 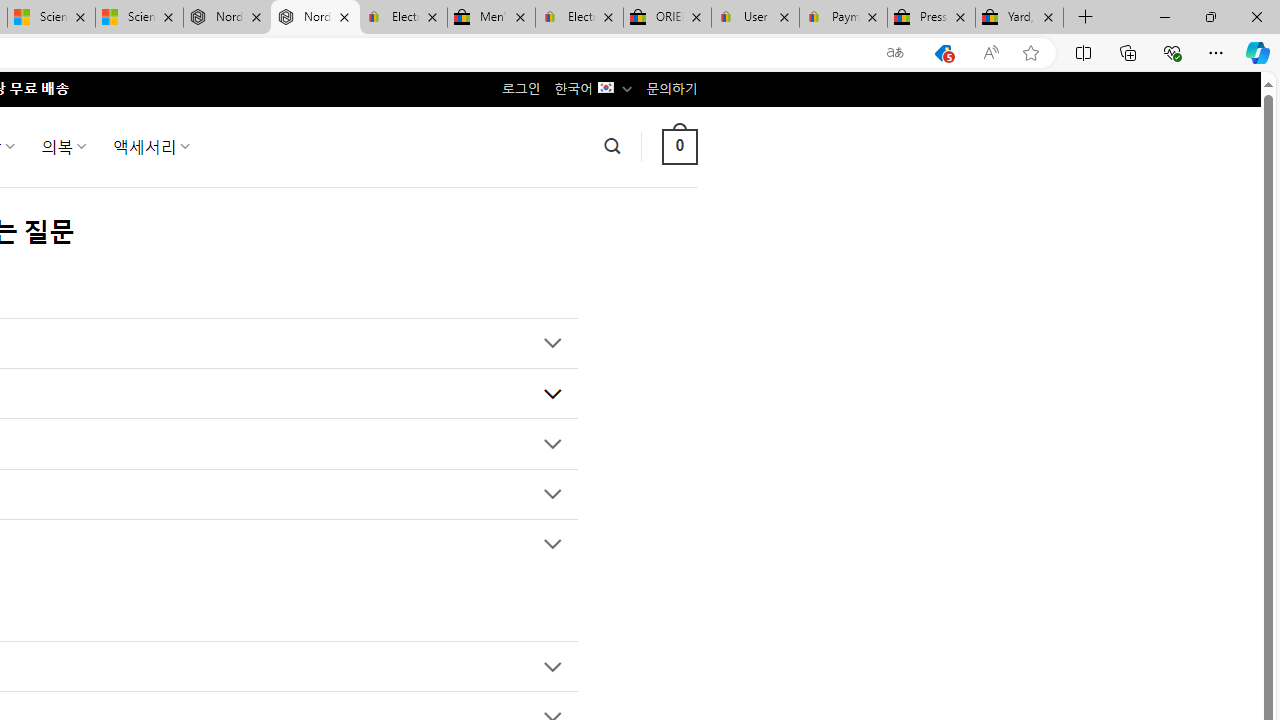 I want to click on 'This site has coupons! Shopping in Microsoft Edge, 5', so click(x=942, y=52).